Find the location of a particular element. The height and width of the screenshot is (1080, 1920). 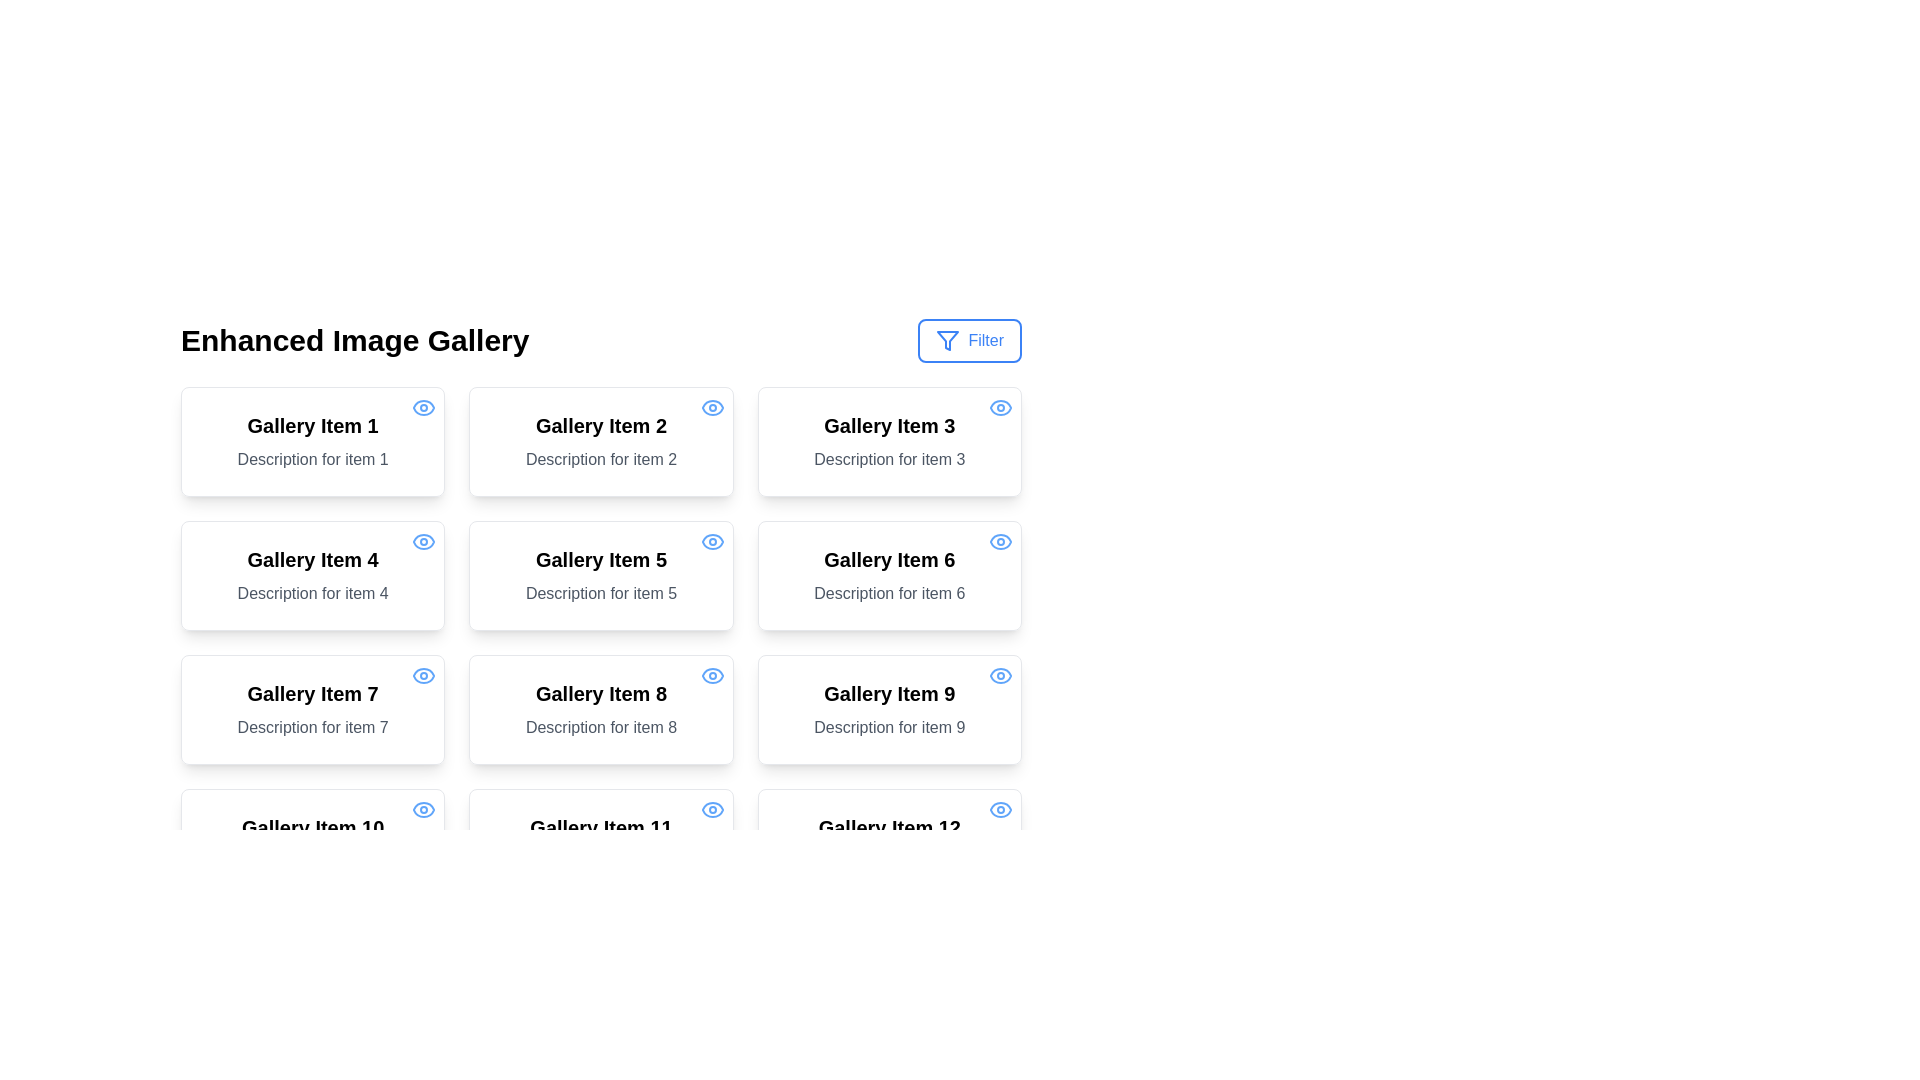

the static text that serves as a description for gallery item 8, located centrally in the lower half of the card titled 'Gallery Item 8' is located at coordinates (600, 728).